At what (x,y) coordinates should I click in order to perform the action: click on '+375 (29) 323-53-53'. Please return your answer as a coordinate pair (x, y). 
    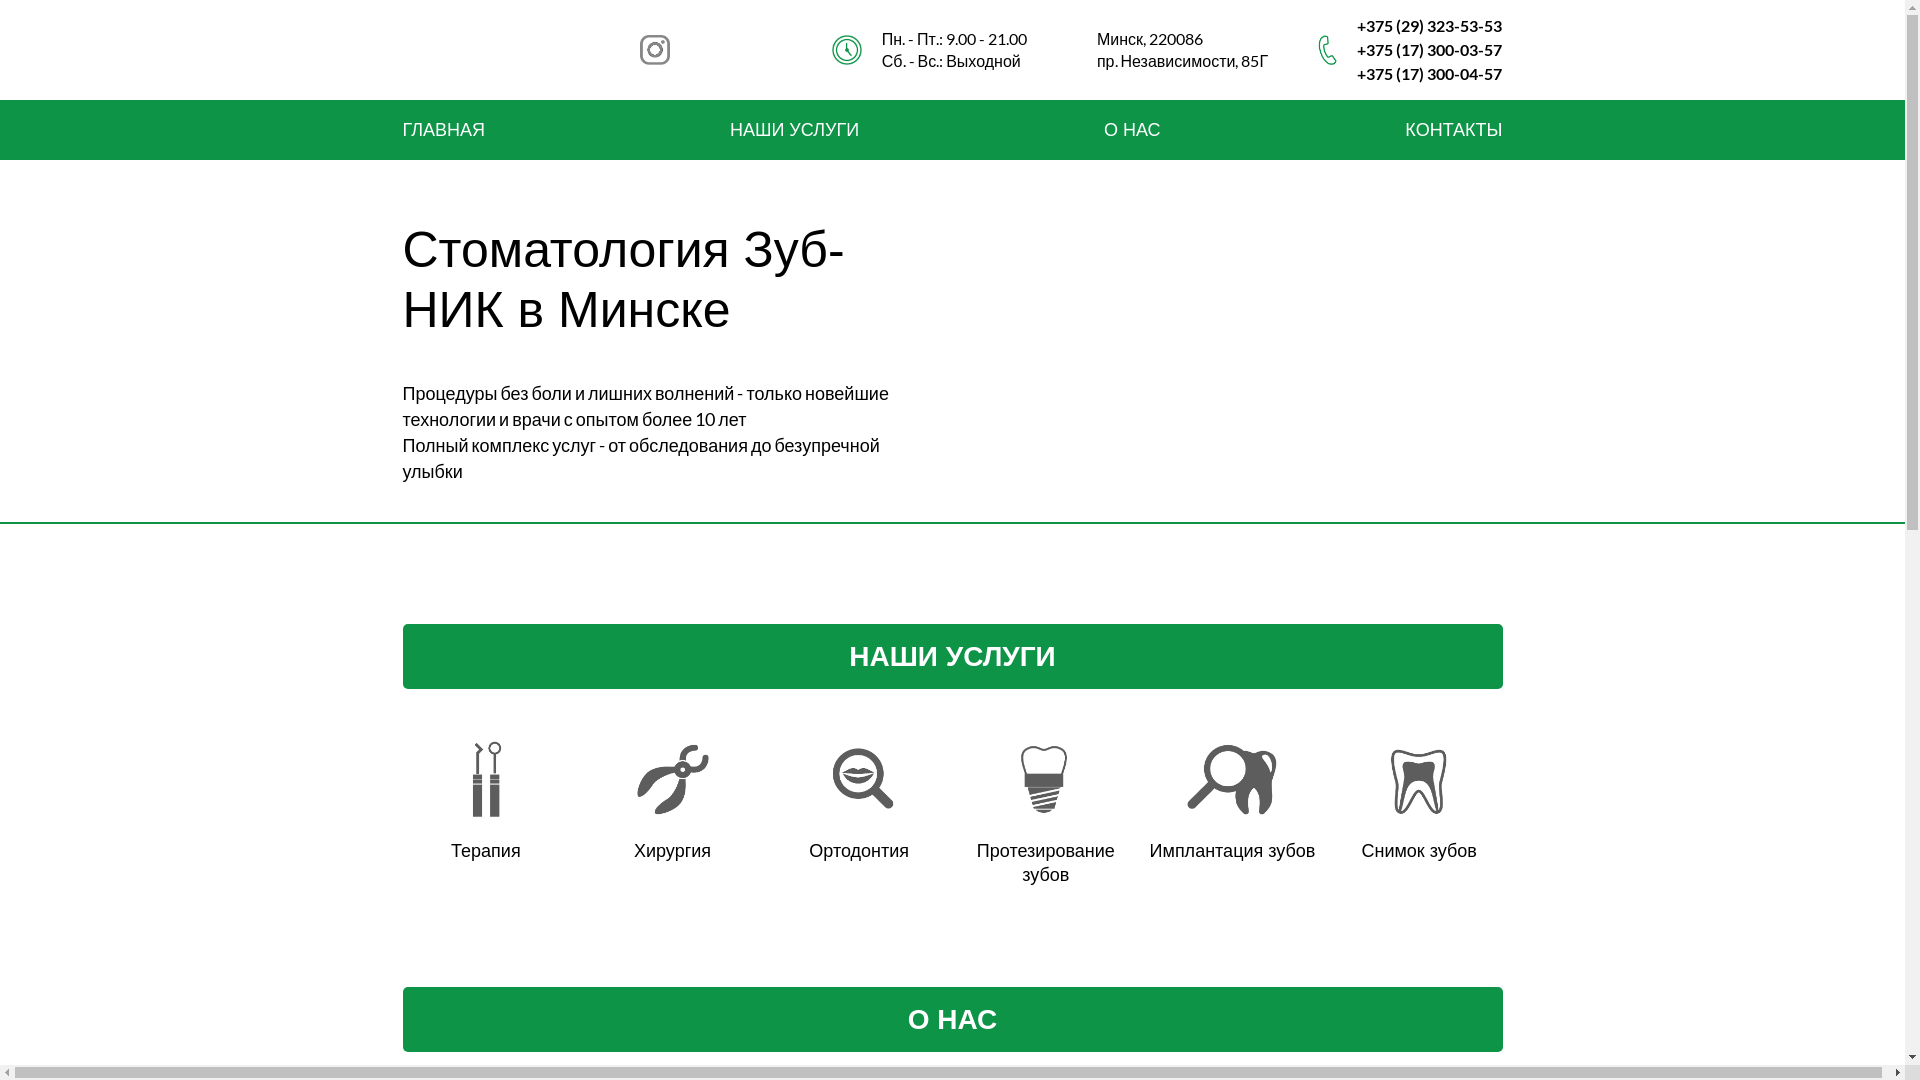
    Looking at the image, I should click on (1428, 26).